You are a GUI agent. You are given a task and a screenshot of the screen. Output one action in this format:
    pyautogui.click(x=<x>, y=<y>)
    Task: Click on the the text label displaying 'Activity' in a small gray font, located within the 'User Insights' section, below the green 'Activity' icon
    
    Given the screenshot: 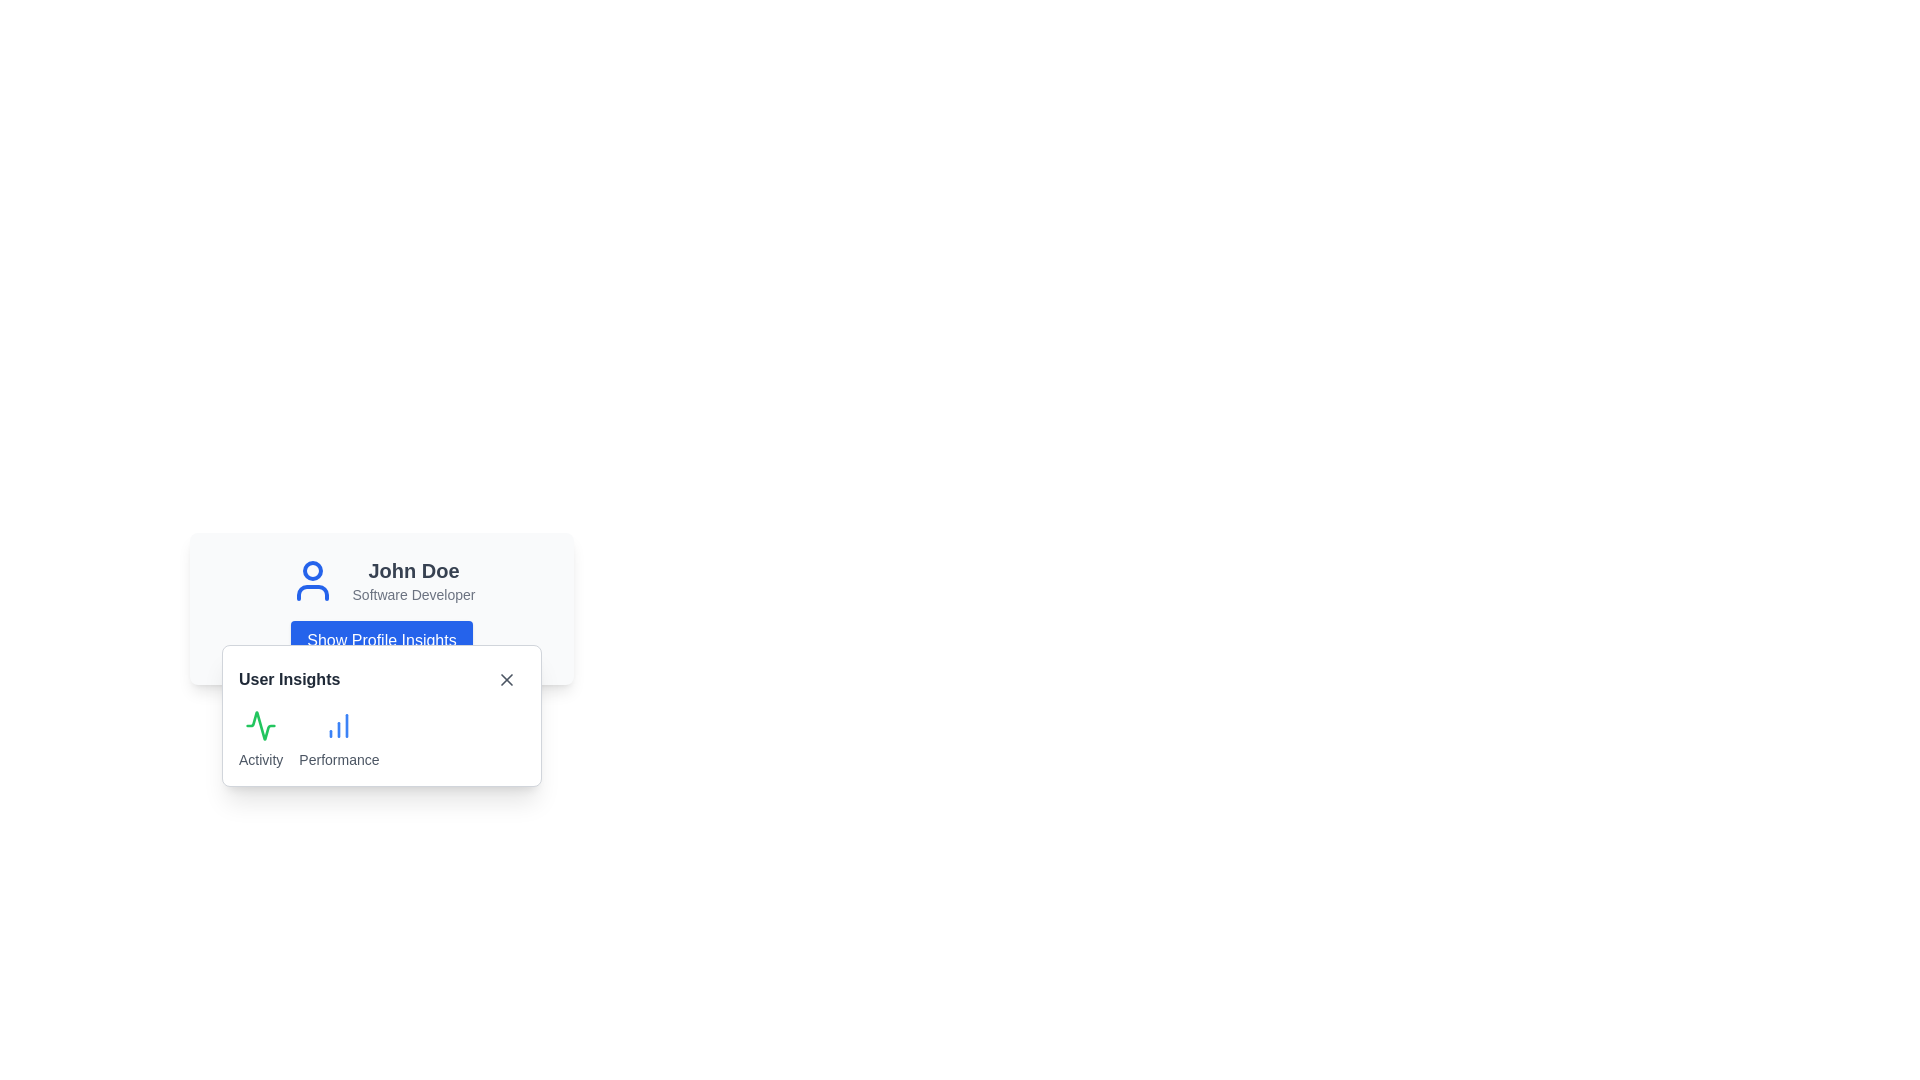 What is the action you would take?
    pyautogui.click(x=260, y=759)
    